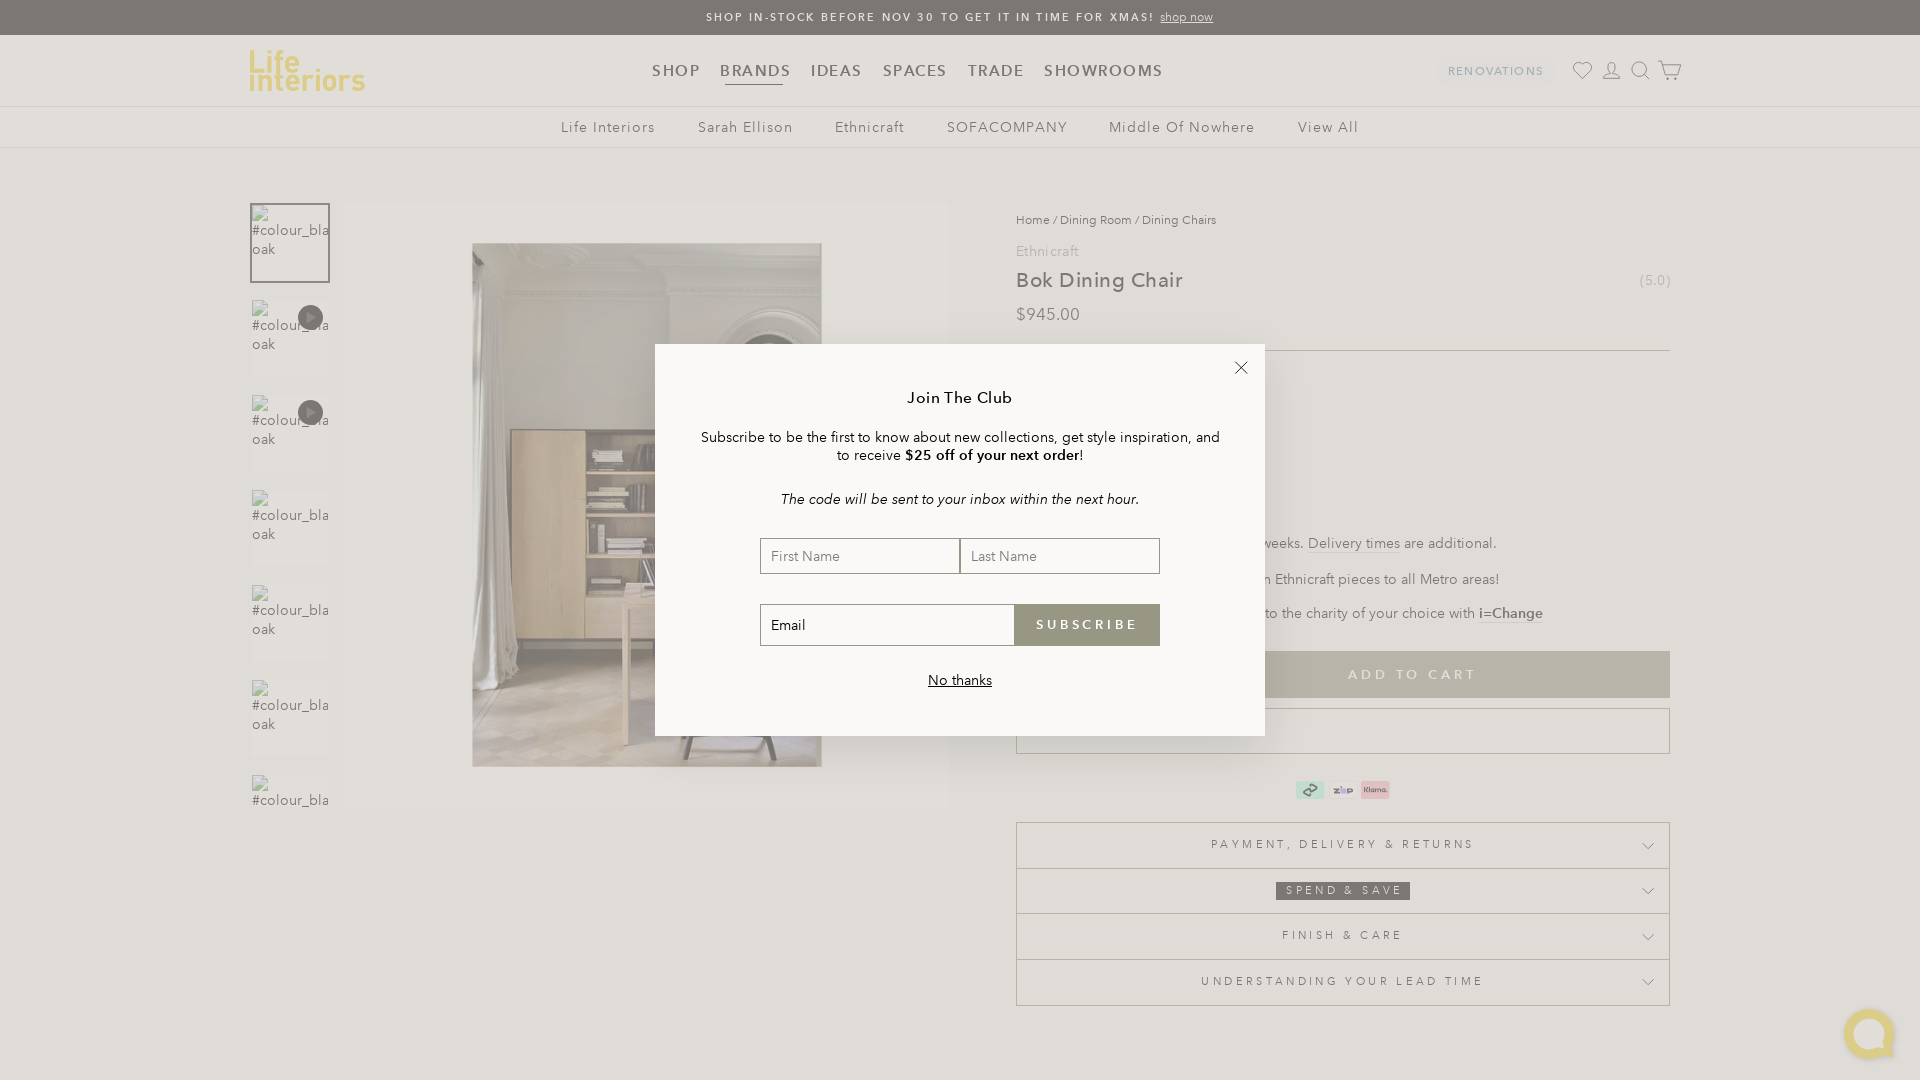 The image size is (1920, 1080). What do you see at coordinates (1086, 623) in the screenshot?
I see `'SUBSCRIBE'` at bounding box center [1086, 623].